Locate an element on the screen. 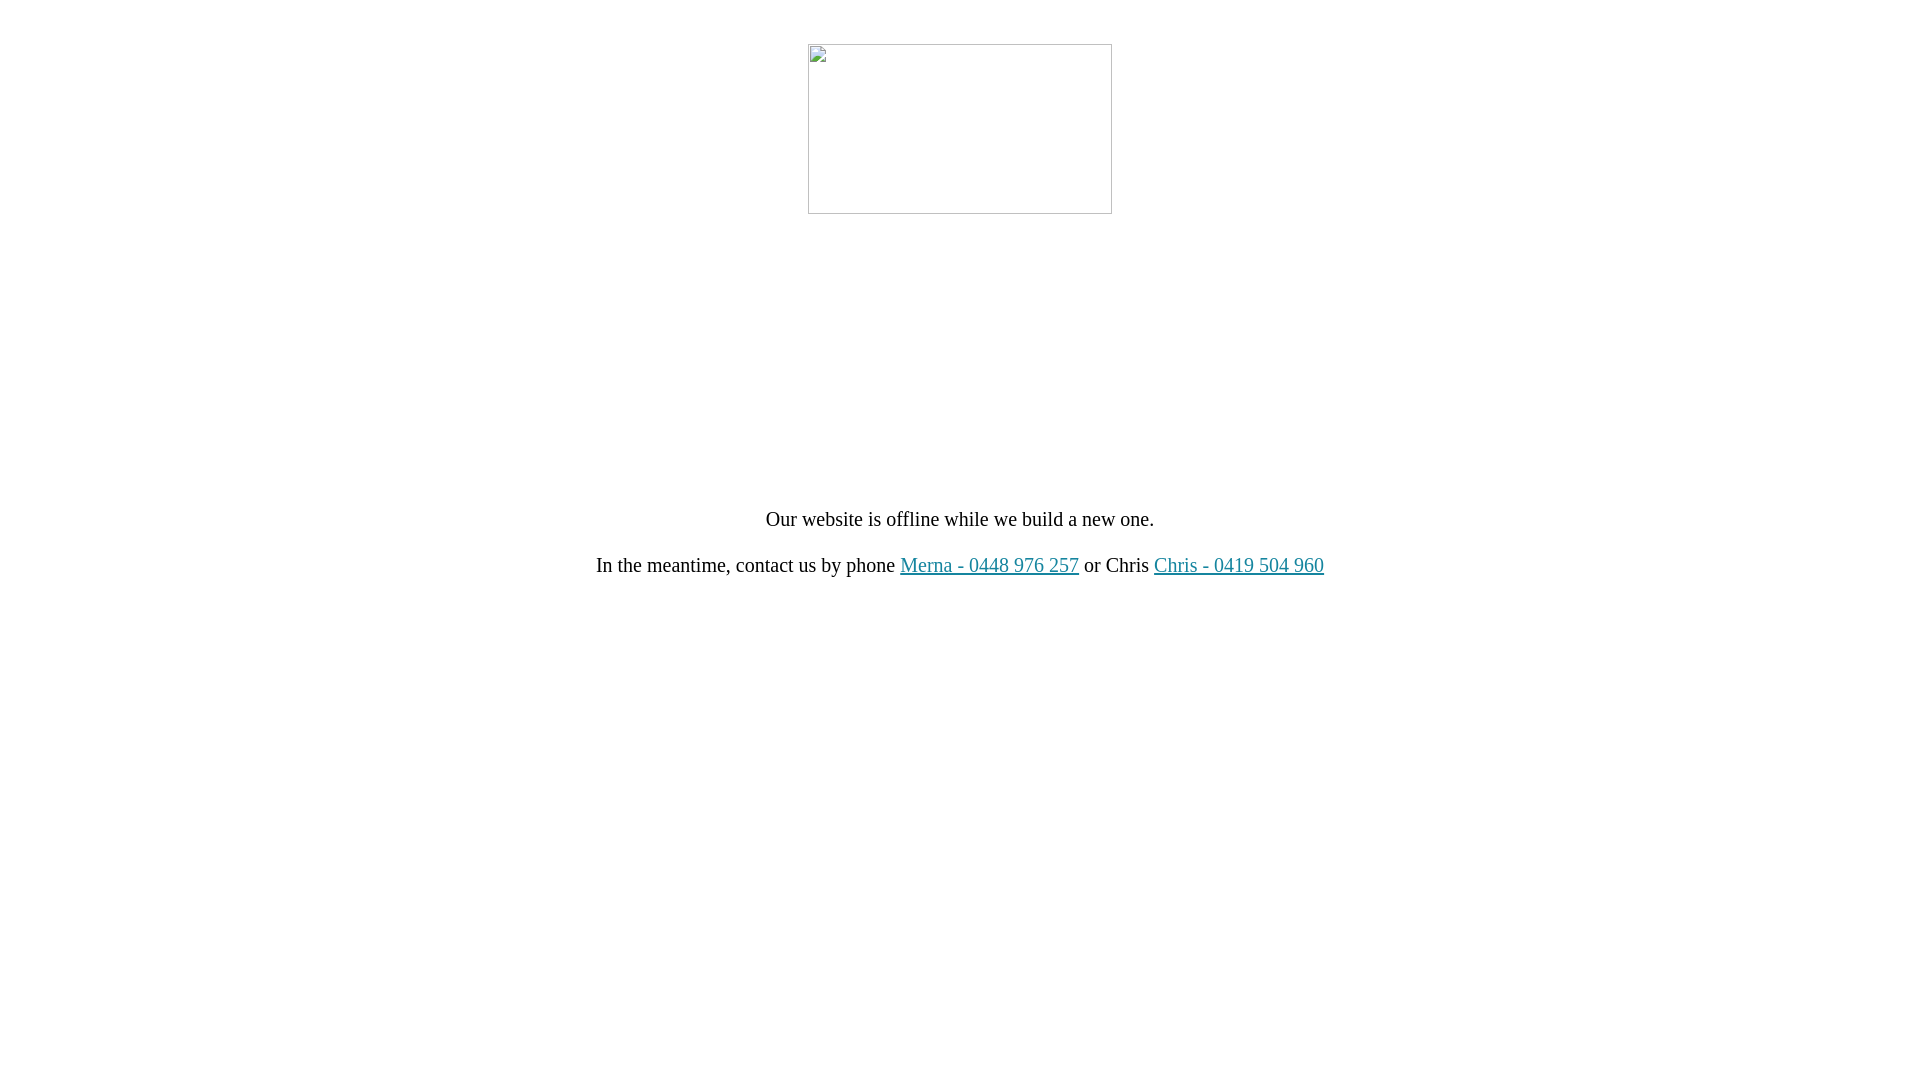  'Merna - 0448 976 257' is located at coordinates (989, 564).